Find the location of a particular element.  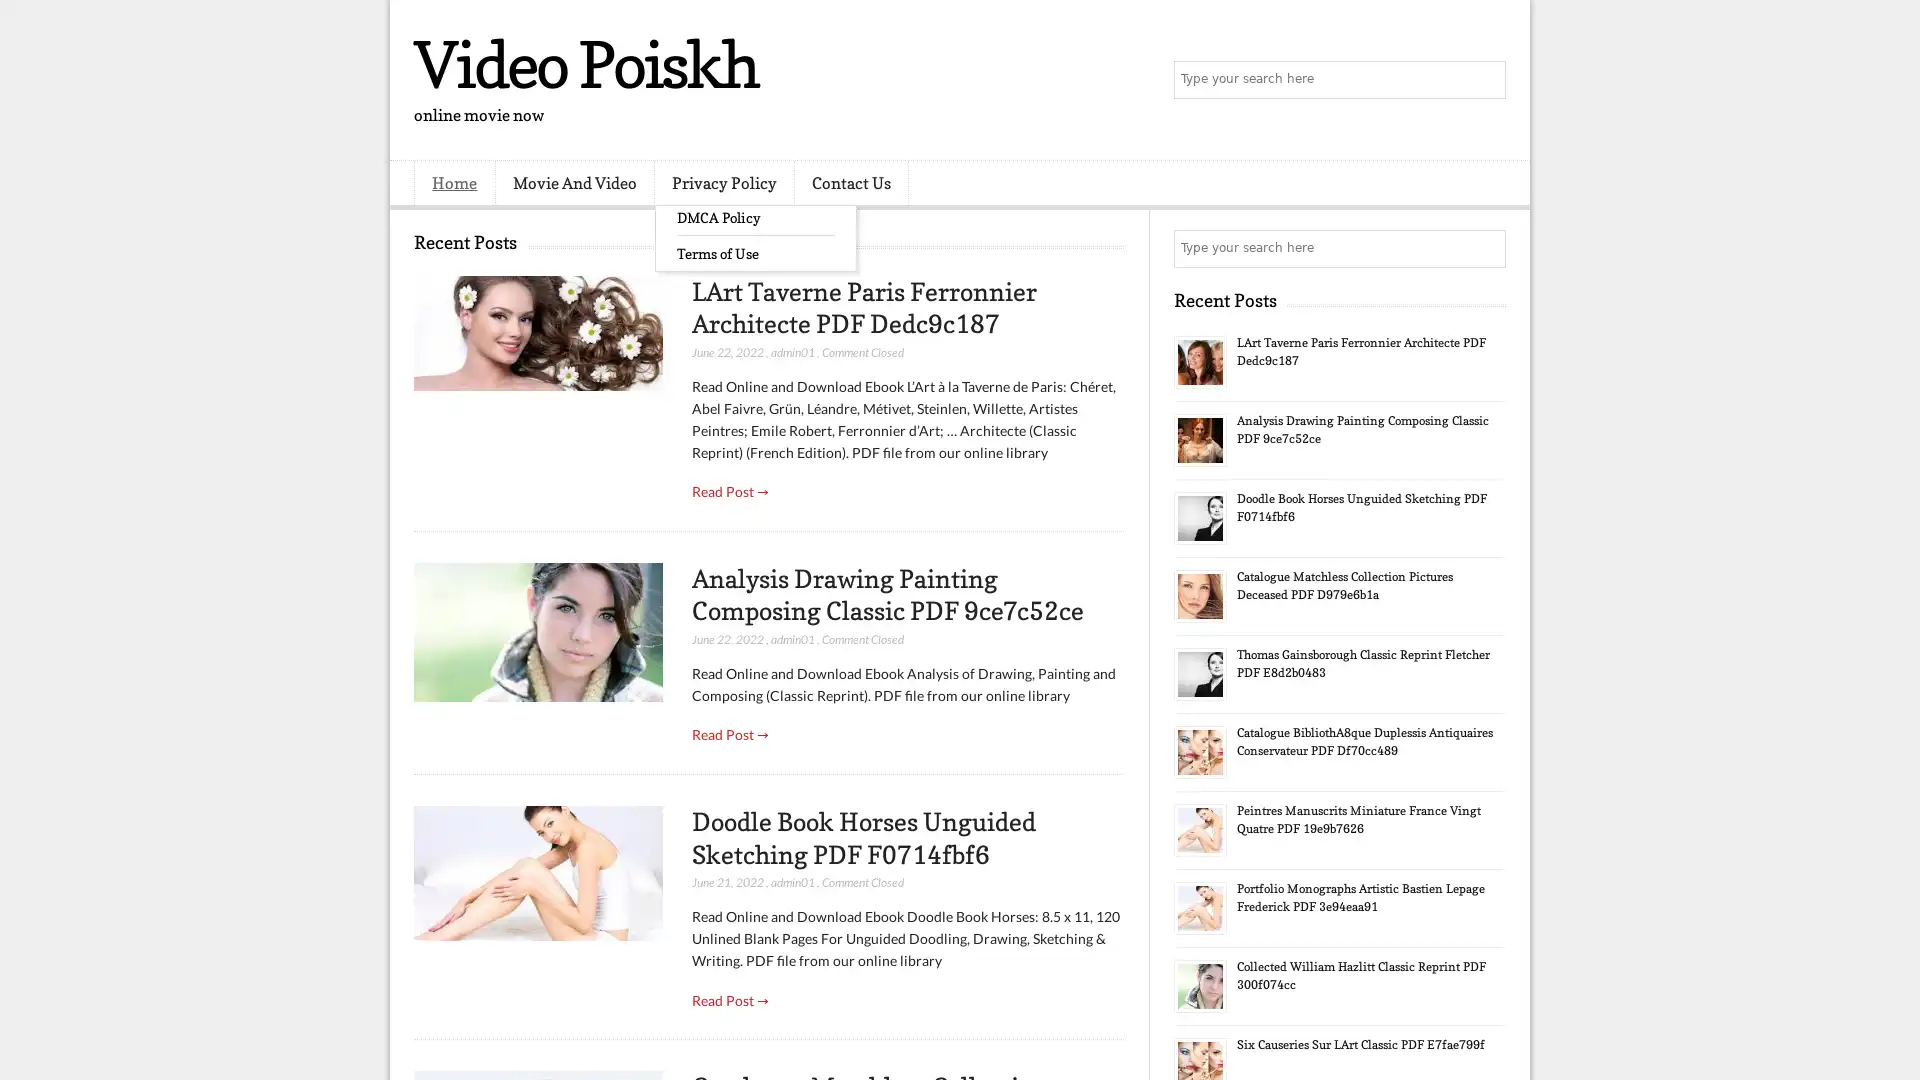

Search is located at coordinates (1485, 248).